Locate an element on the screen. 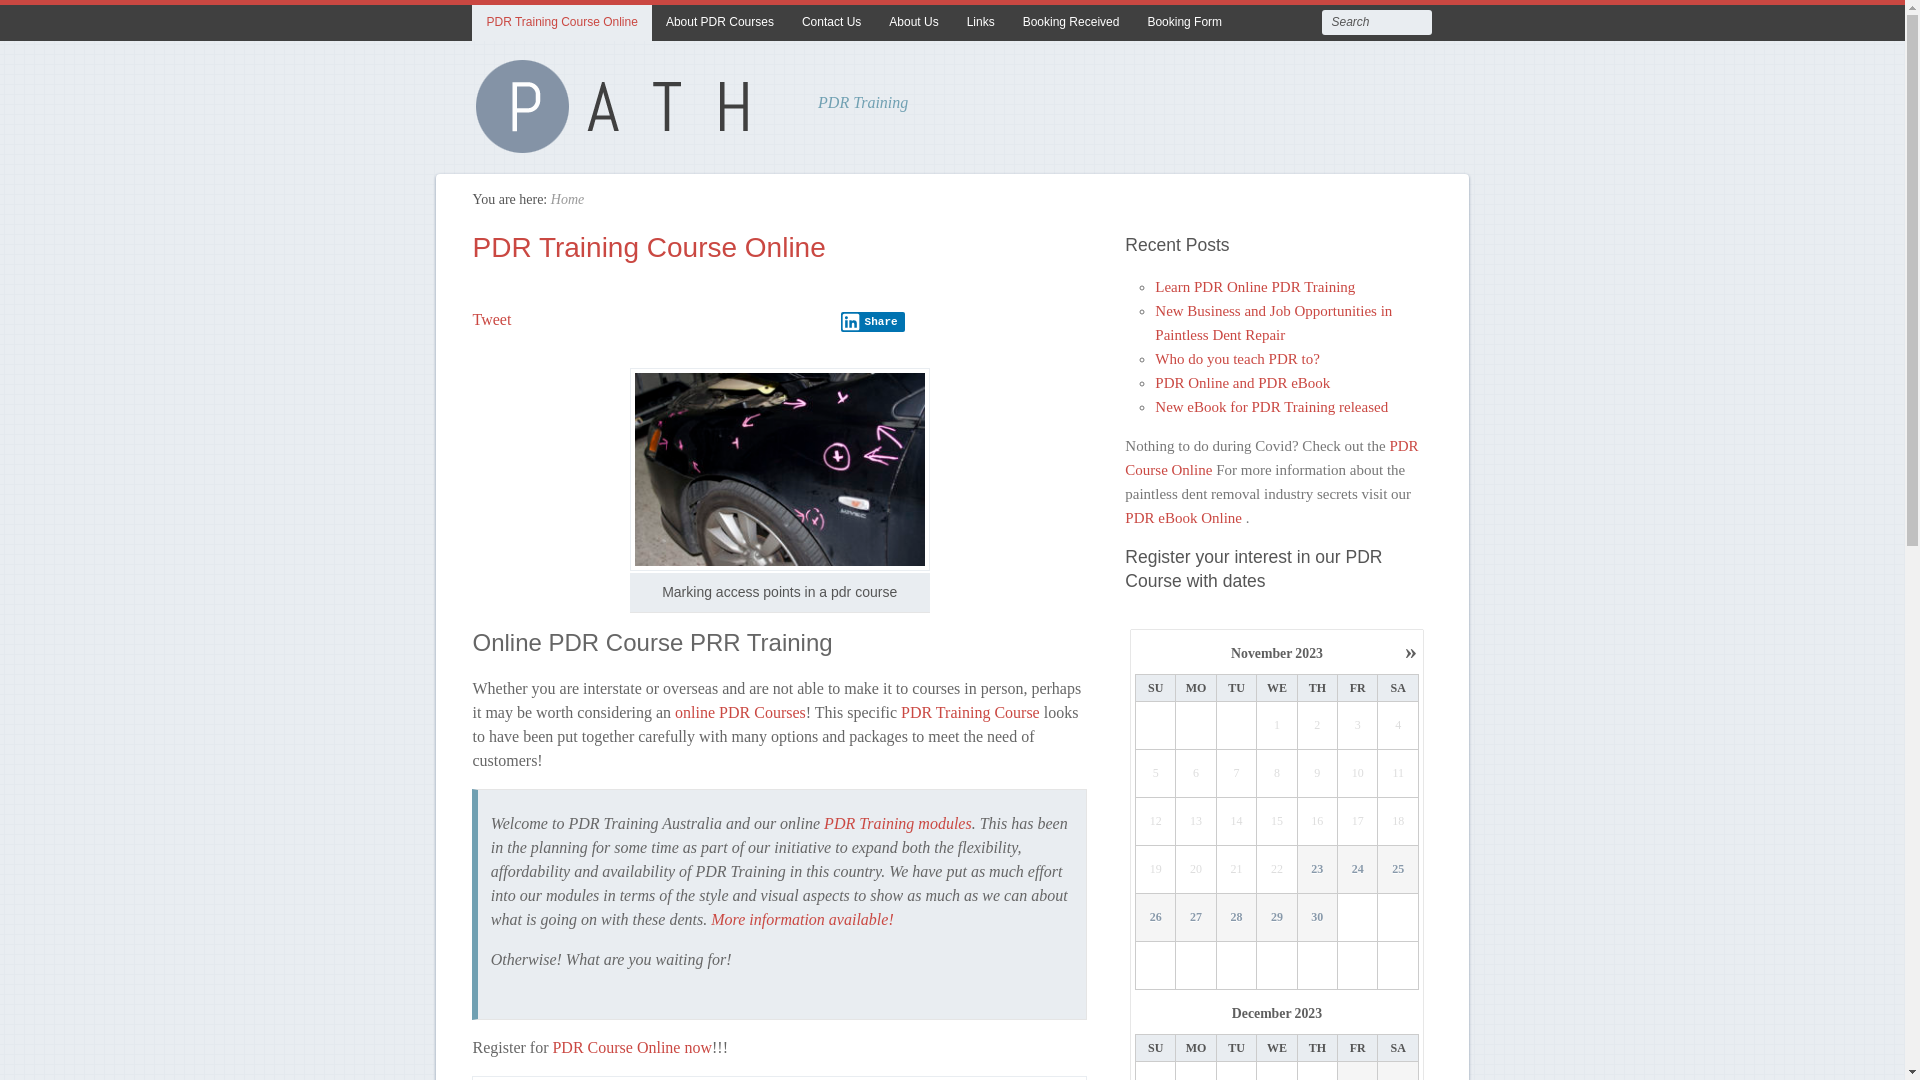 Image resolution: width=1920 pixels, height=1080 pixels. '28' is located at coordinates (1216, 918).